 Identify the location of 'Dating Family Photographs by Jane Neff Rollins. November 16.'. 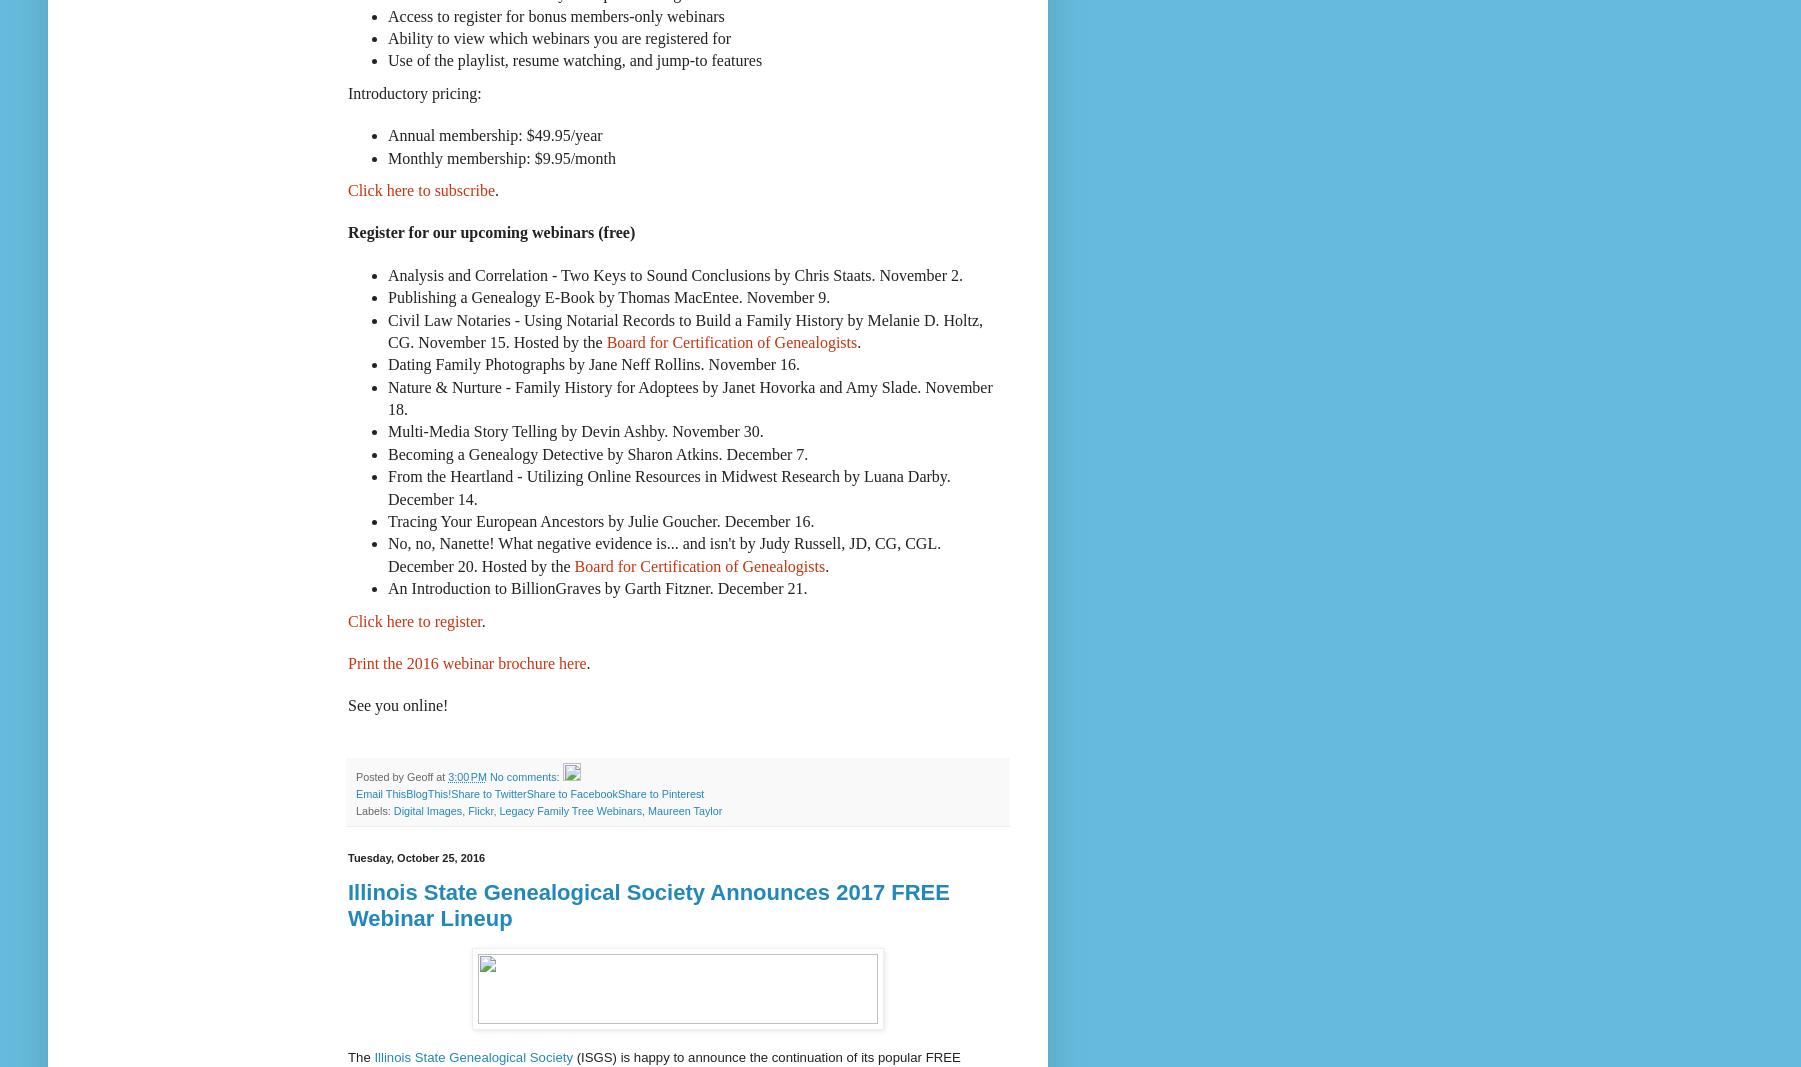
(593, 363).